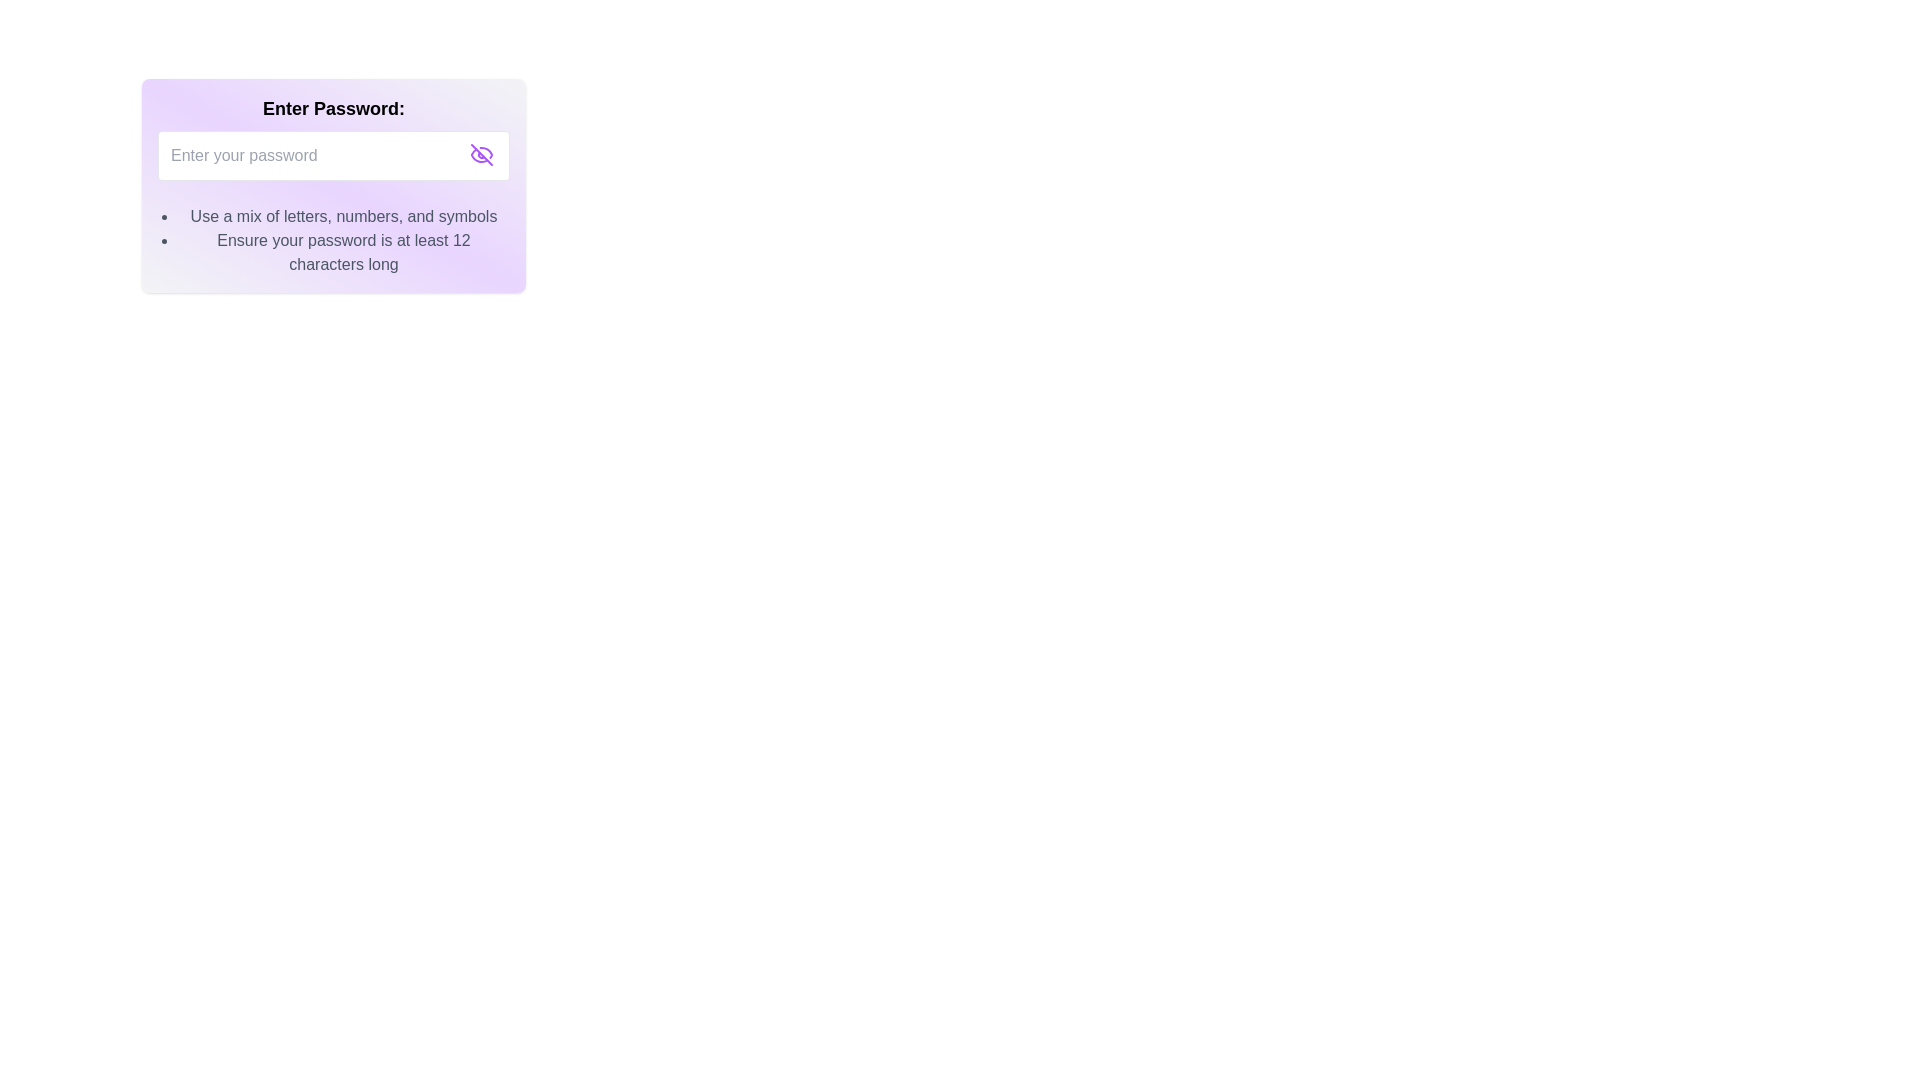 The width and height of the screenshot is (1920, 1080). I want to click on the instructional text block with bullet points that guides users on creating a secure password, located below the 'Enter Password:' field, so click(344, 239).